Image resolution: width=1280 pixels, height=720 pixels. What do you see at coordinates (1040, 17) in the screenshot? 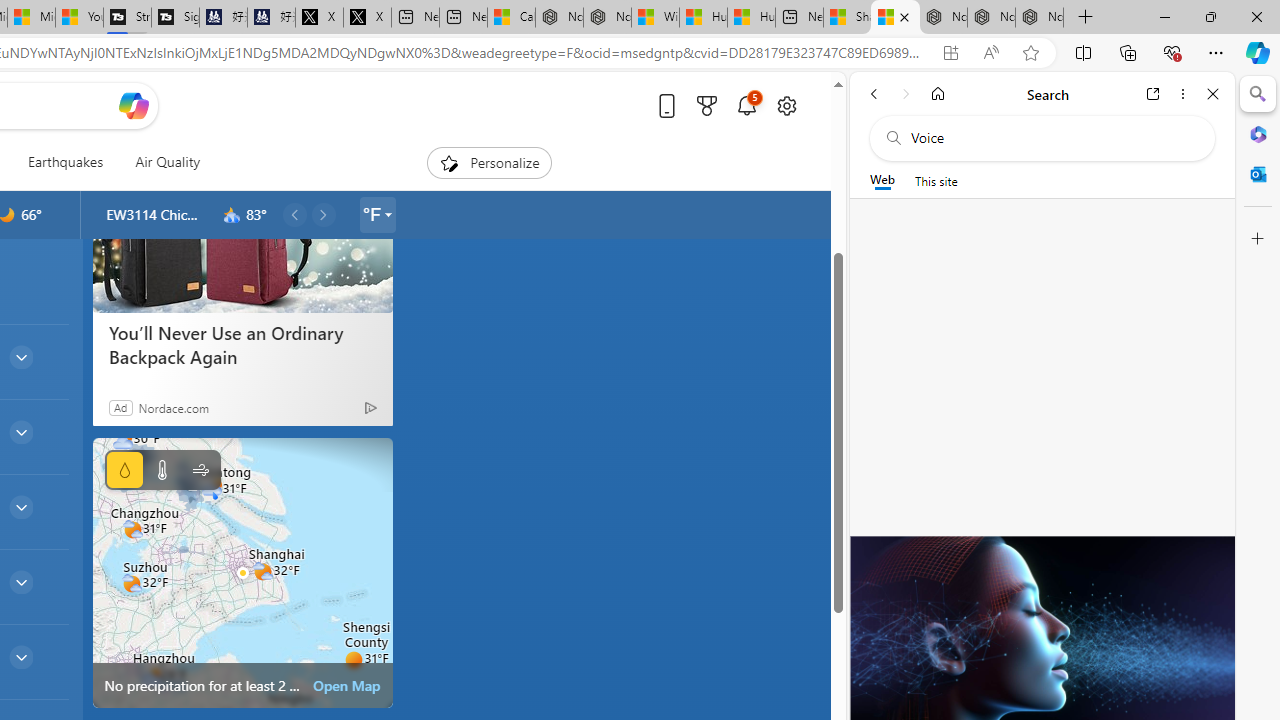
I see `'Nordace - Siena Pro 15 Essential Set'` at bounding box center [1040, 17].